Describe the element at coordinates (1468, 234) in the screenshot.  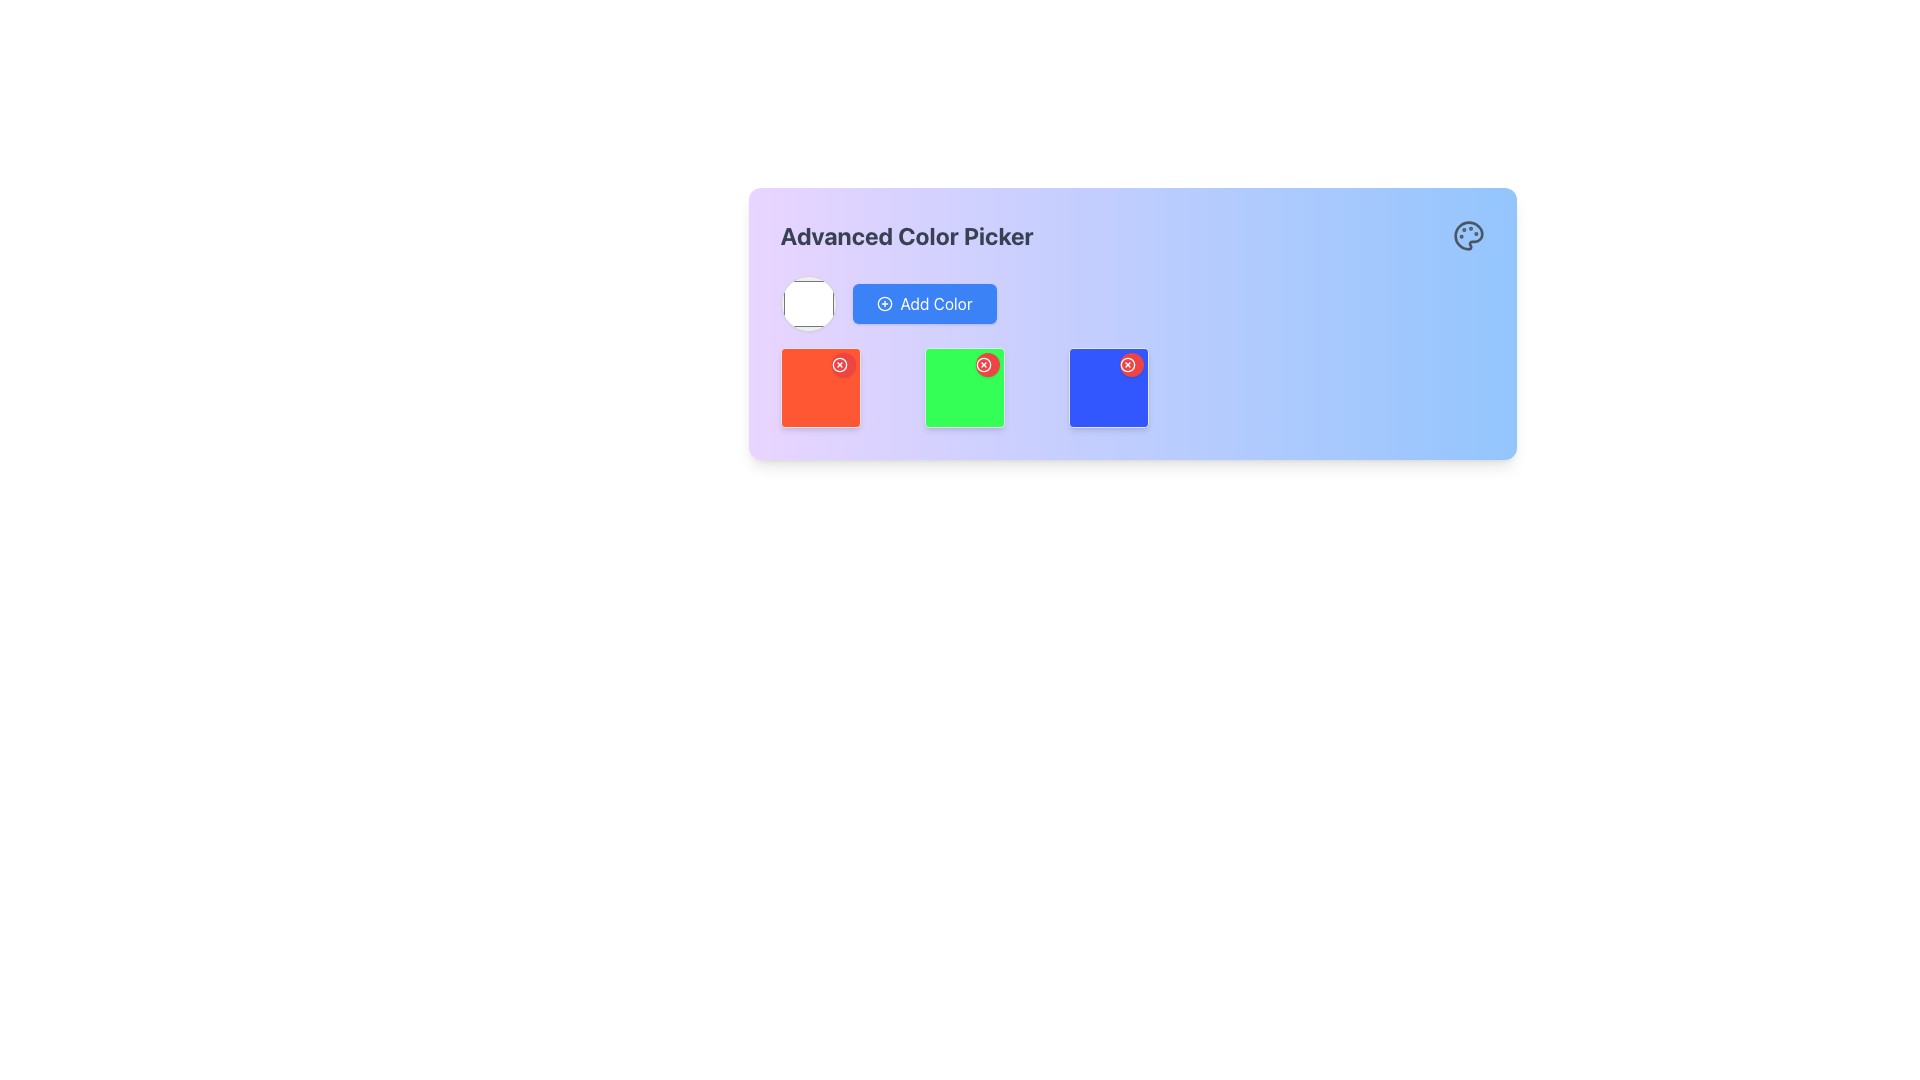
I see `the color selection icon located in the top-right corner of the 'Advanced Color Picker' panel` at that location.